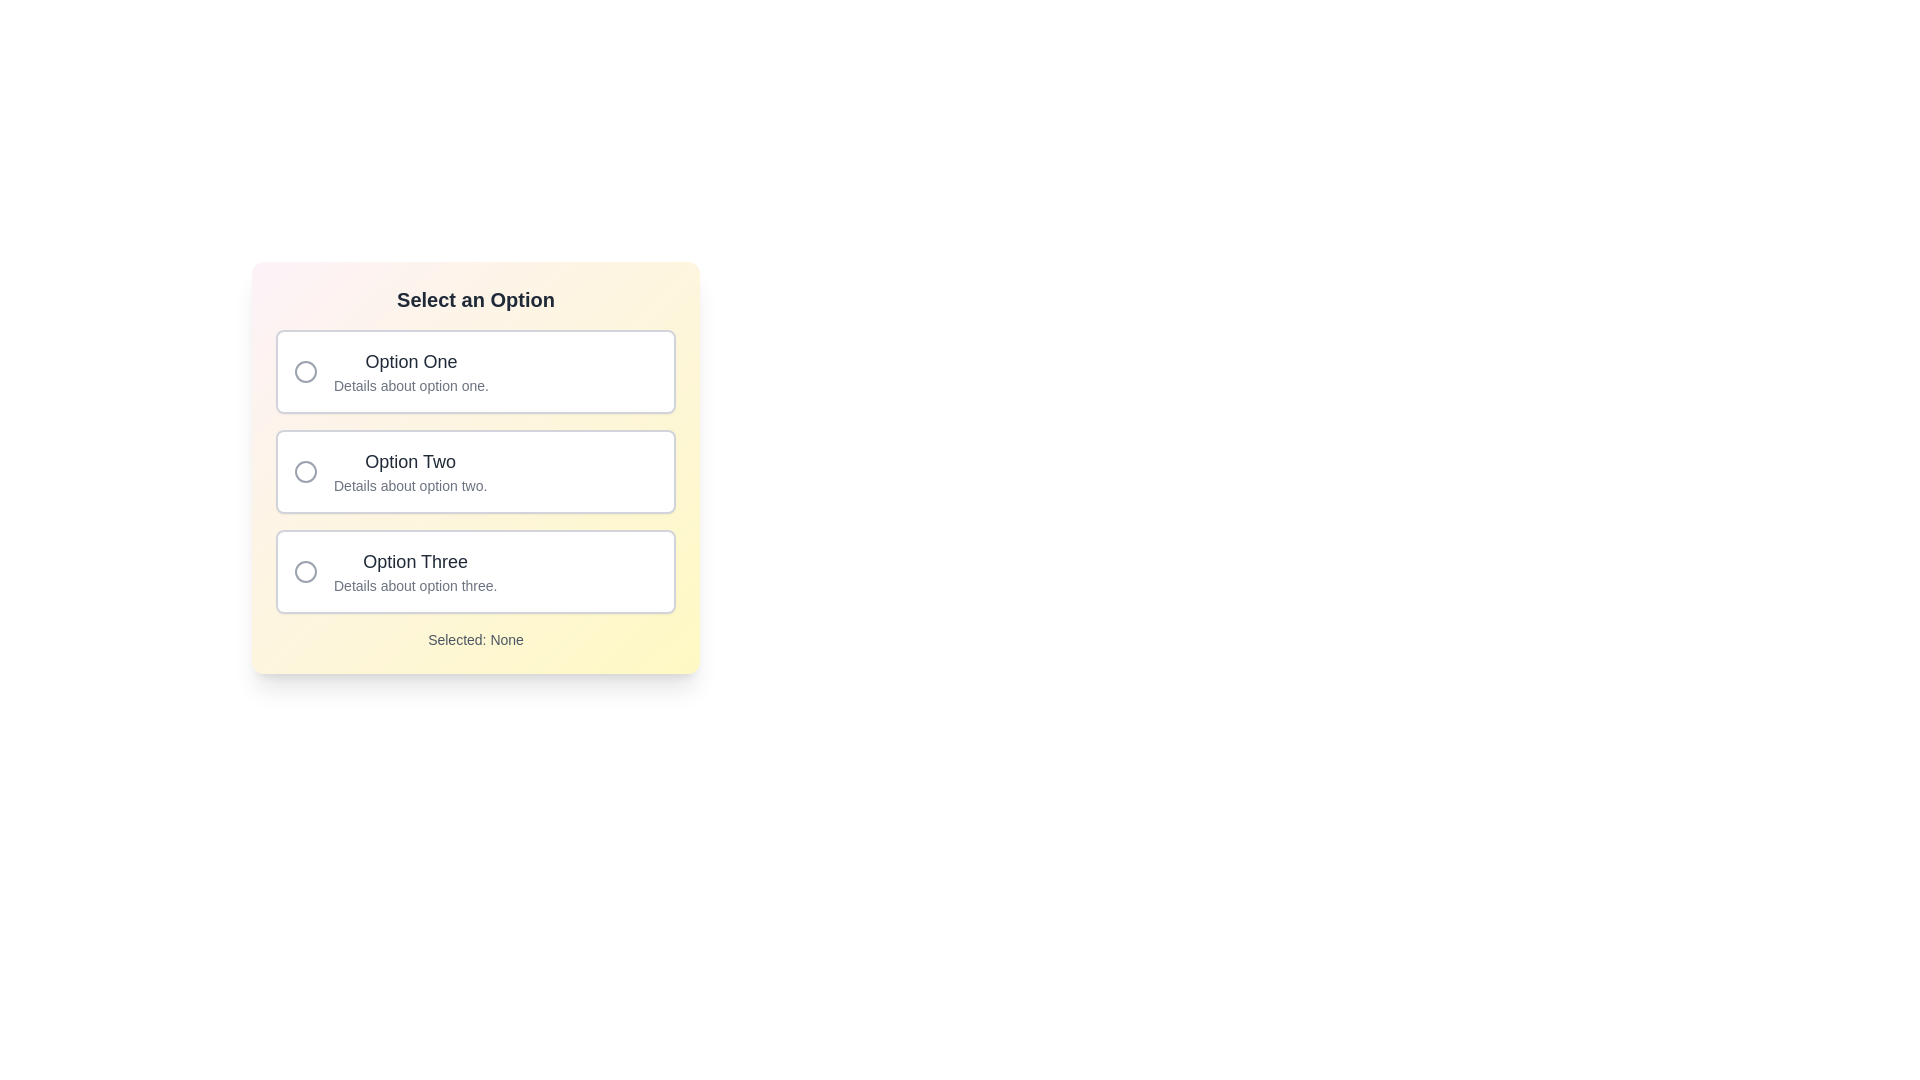  I want to click on the circular radio button with a white background and gray border located to the left of the 'Option Three' text in the third selectable option row, so click(305, 571).